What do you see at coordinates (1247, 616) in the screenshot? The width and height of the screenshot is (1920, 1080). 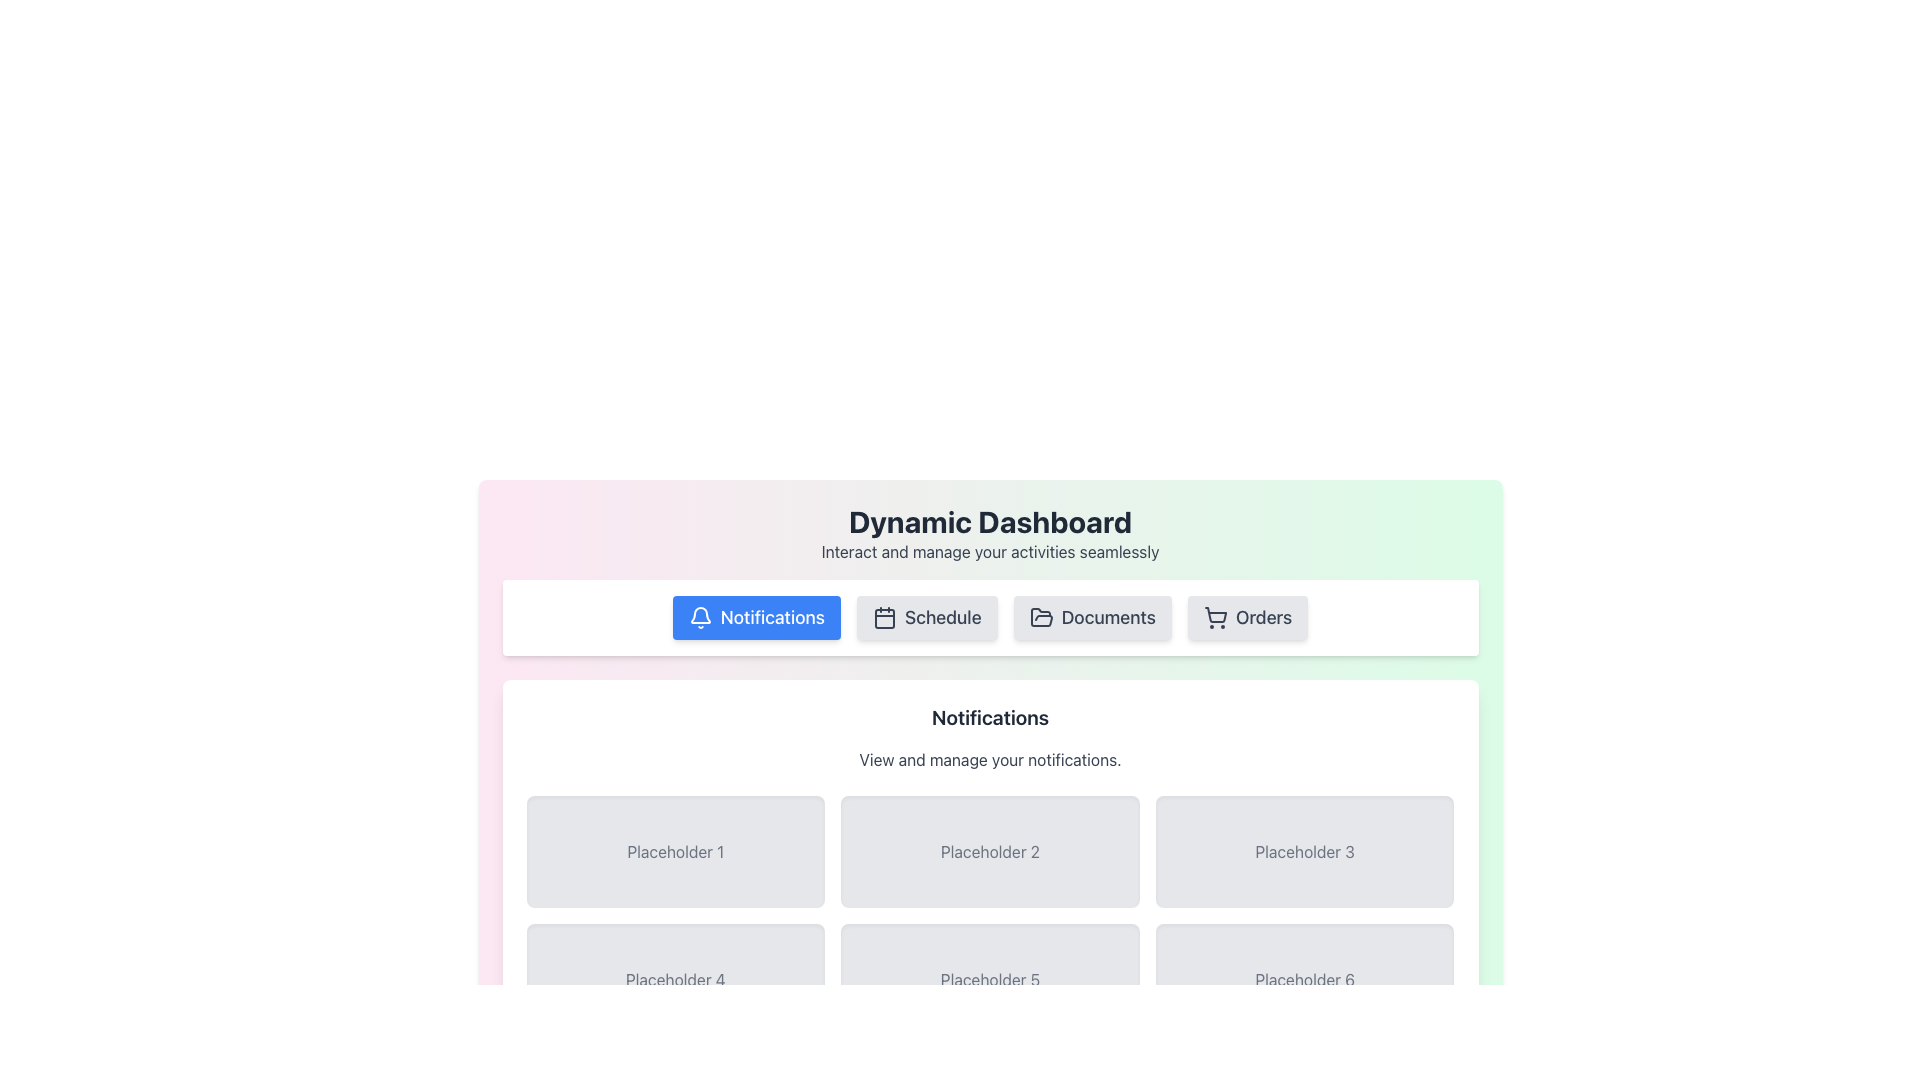 I see `the fourth button from the left in the top center region of the dashboard` at bounding box center [1247, 616].